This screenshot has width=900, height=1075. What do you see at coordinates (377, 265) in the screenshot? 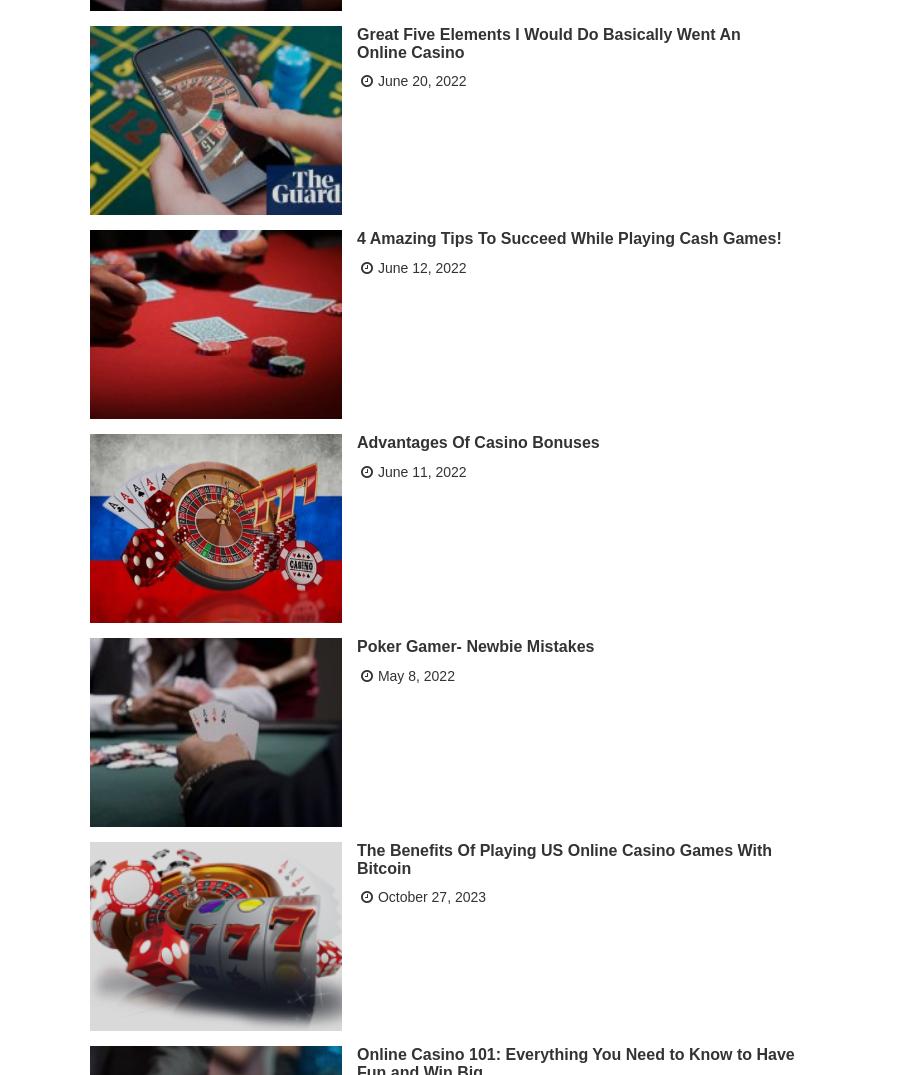
I see `'June 12, 2022'` at bounding box center [377, 265].